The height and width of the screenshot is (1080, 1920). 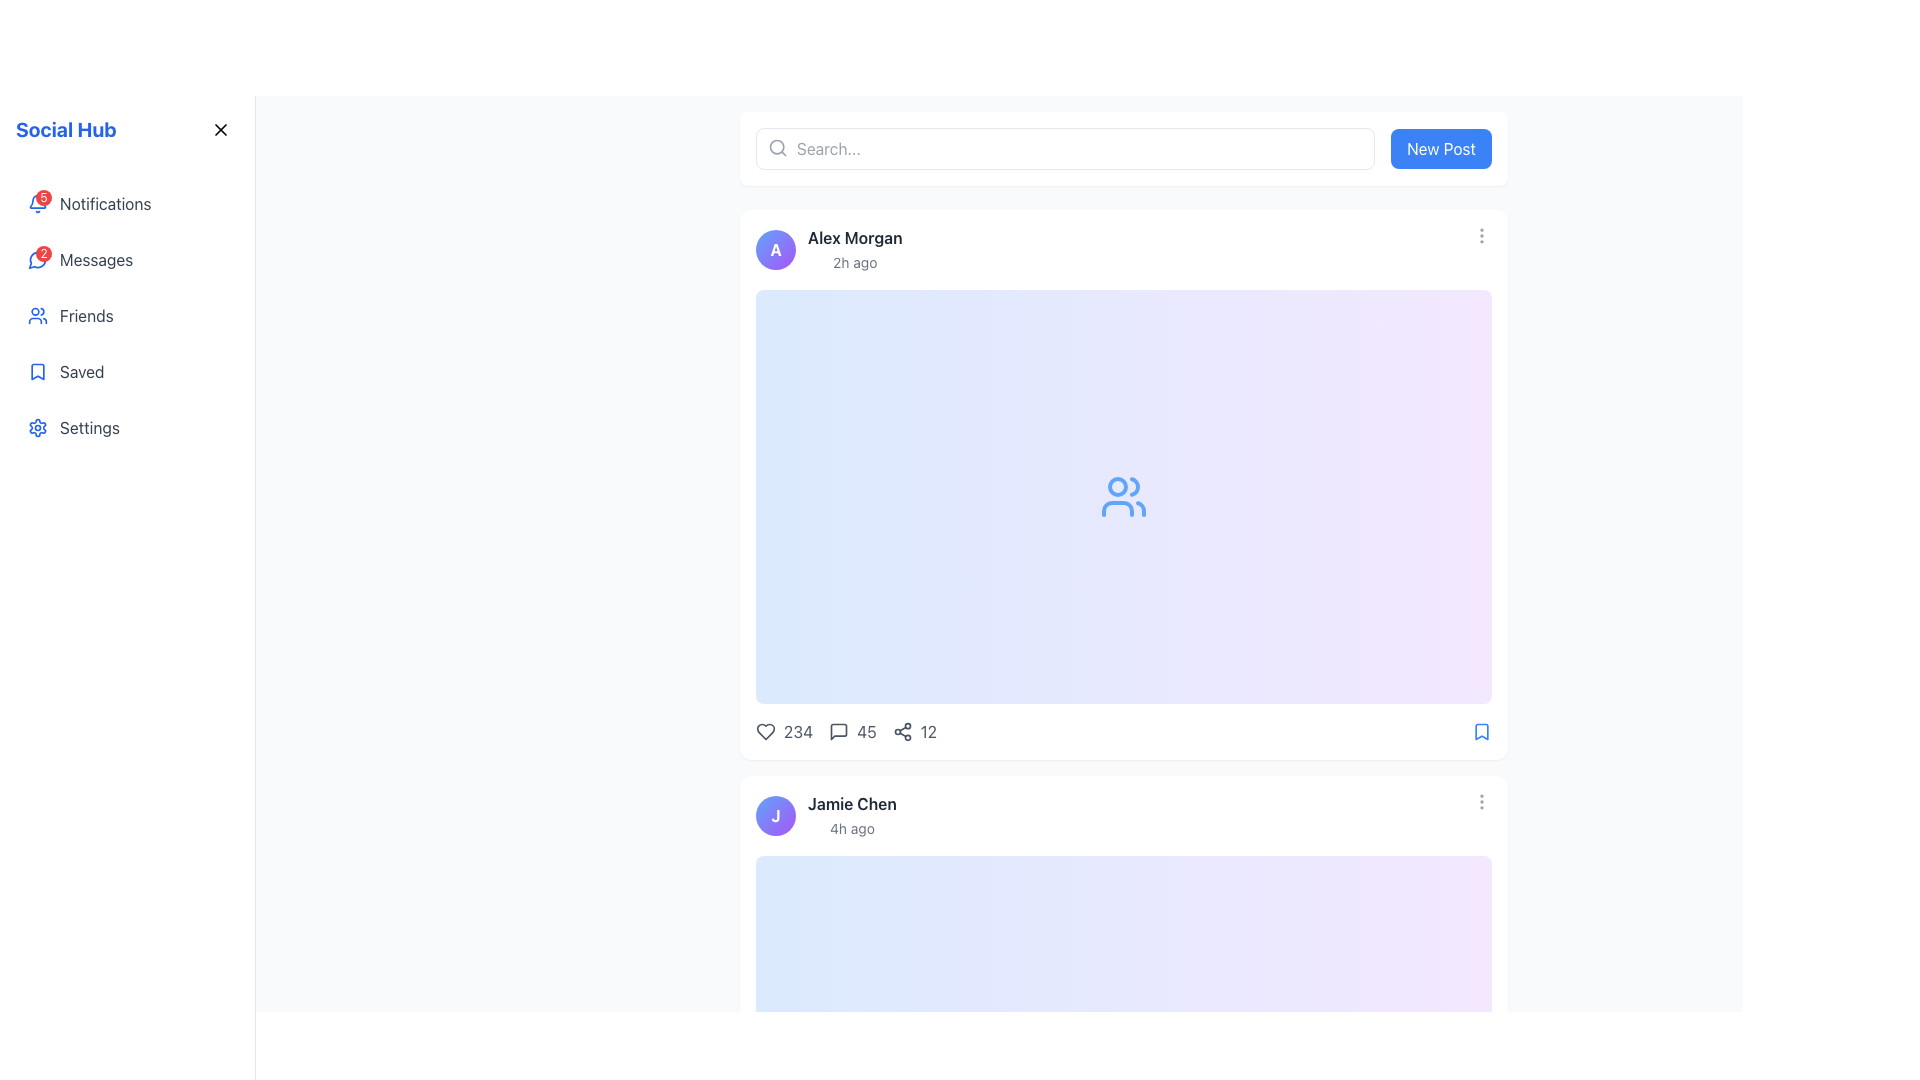 I want to click on the circle located within the magnifying glass icon in the search bar area, so click(x=776, y=146).